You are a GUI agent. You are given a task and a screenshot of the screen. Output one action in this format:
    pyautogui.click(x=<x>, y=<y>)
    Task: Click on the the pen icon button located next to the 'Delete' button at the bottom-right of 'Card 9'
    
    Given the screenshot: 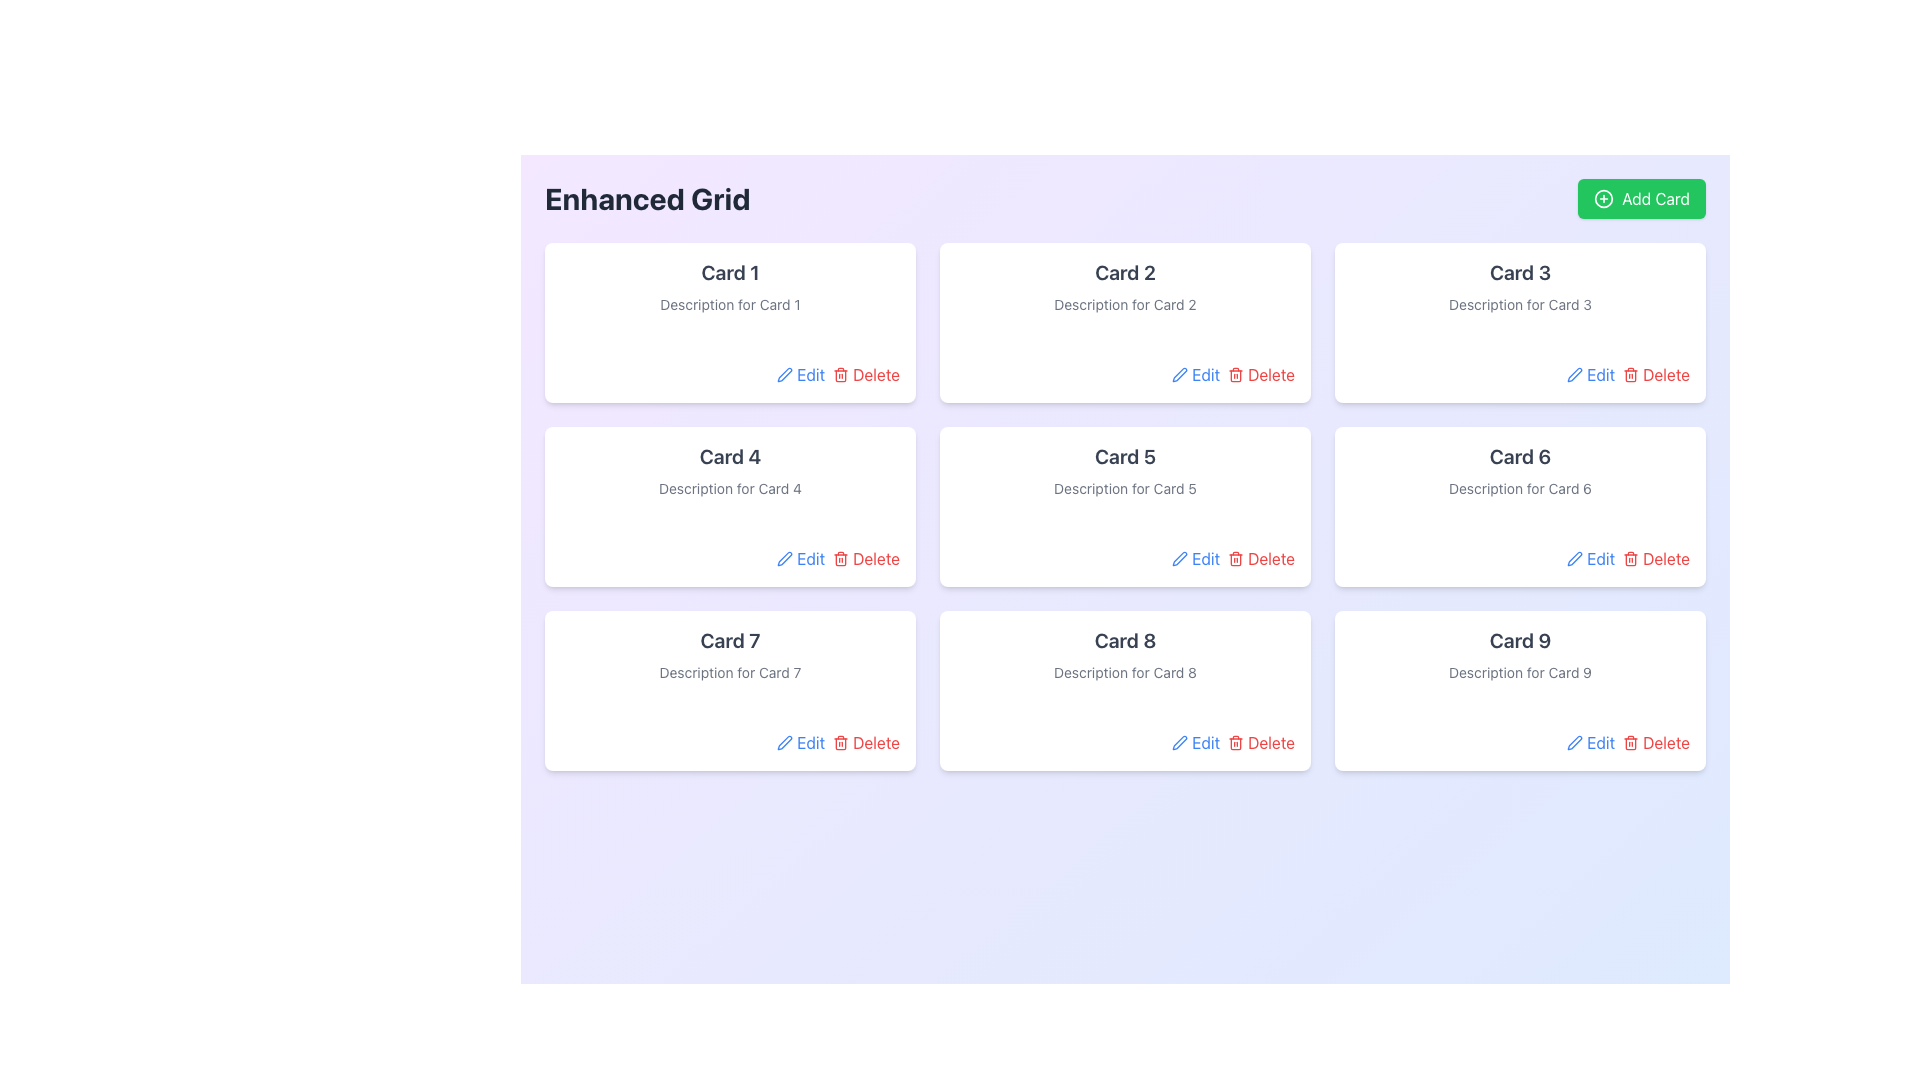 What is the action you would take?
    pyautogui.click(x=1574, y=743)
    